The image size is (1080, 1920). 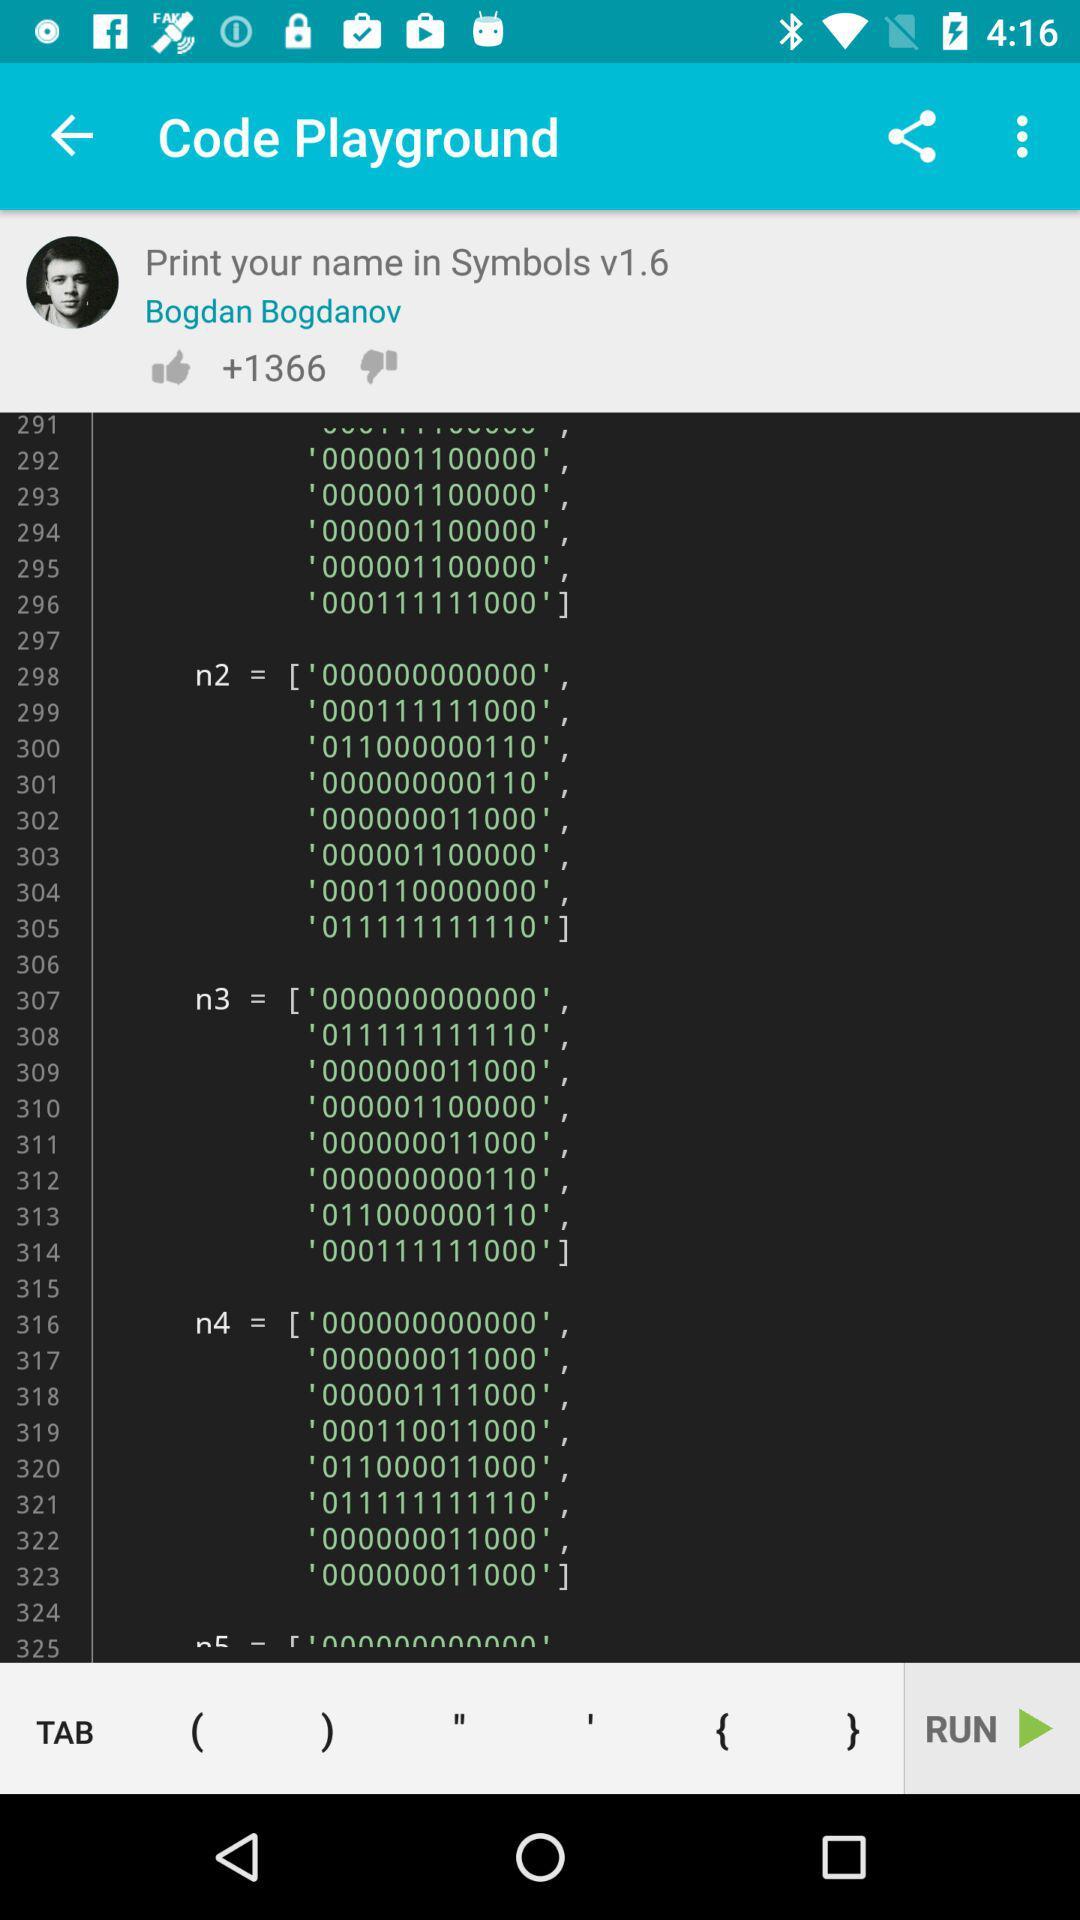 I want to click on down vote option, so click(x=378, y=366).